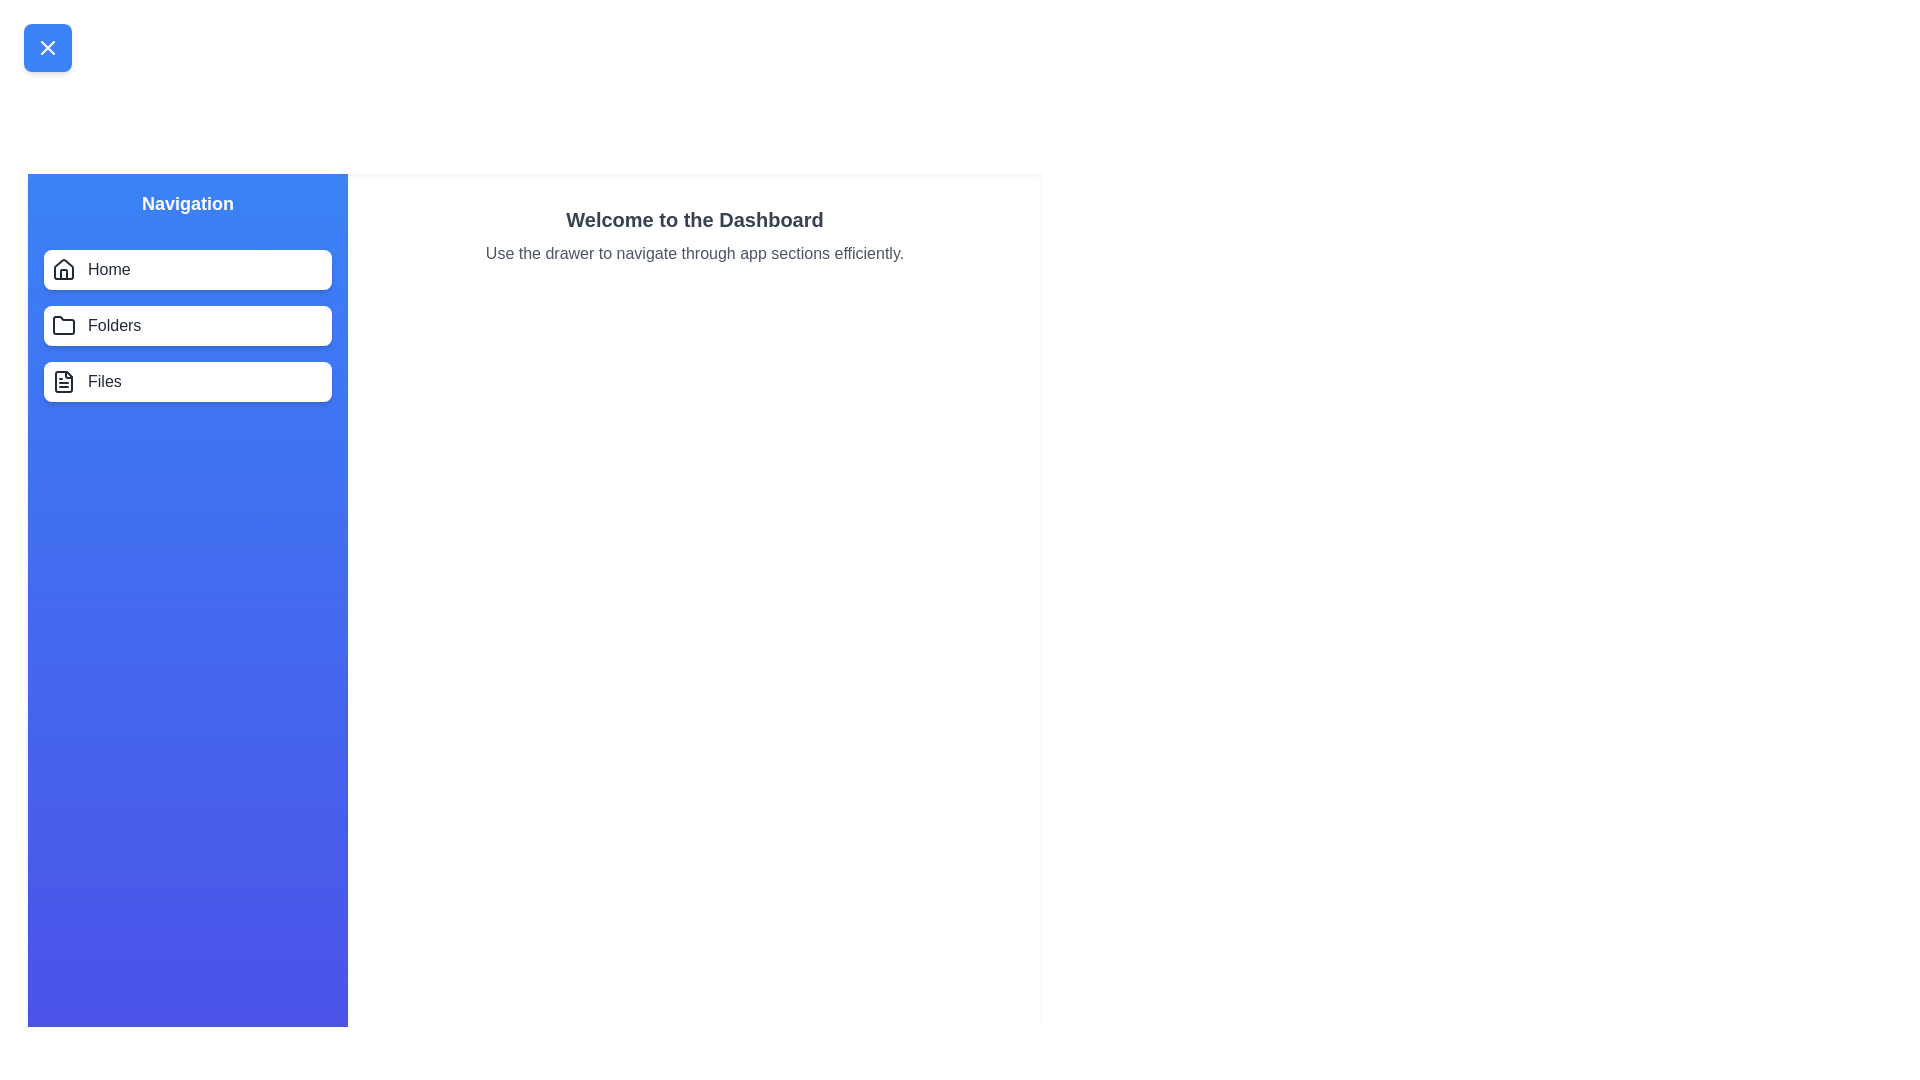  I want to click on the toggle button to open or close the drawer, so click(48, 46).